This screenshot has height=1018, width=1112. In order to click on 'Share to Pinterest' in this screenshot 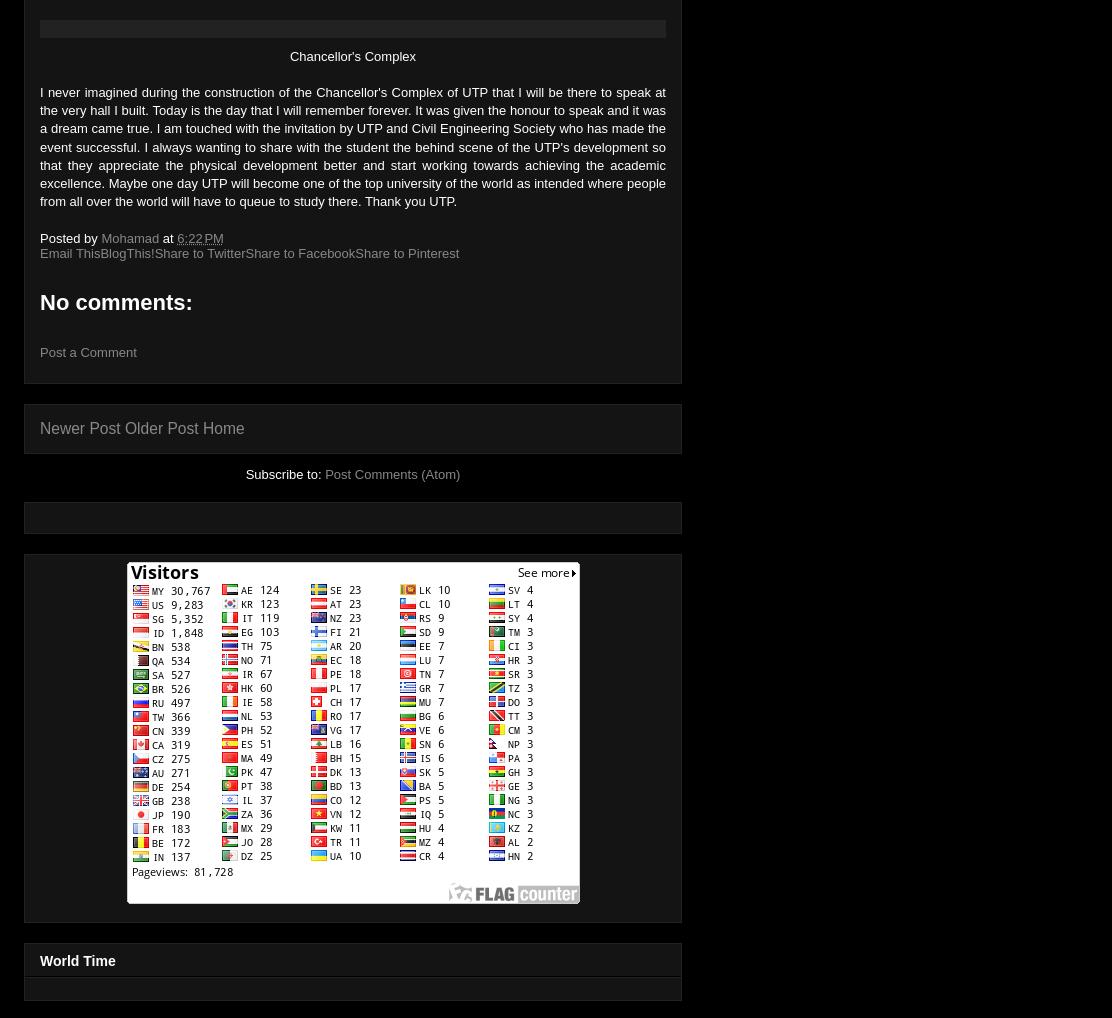, I will do `click(405, 251)`.